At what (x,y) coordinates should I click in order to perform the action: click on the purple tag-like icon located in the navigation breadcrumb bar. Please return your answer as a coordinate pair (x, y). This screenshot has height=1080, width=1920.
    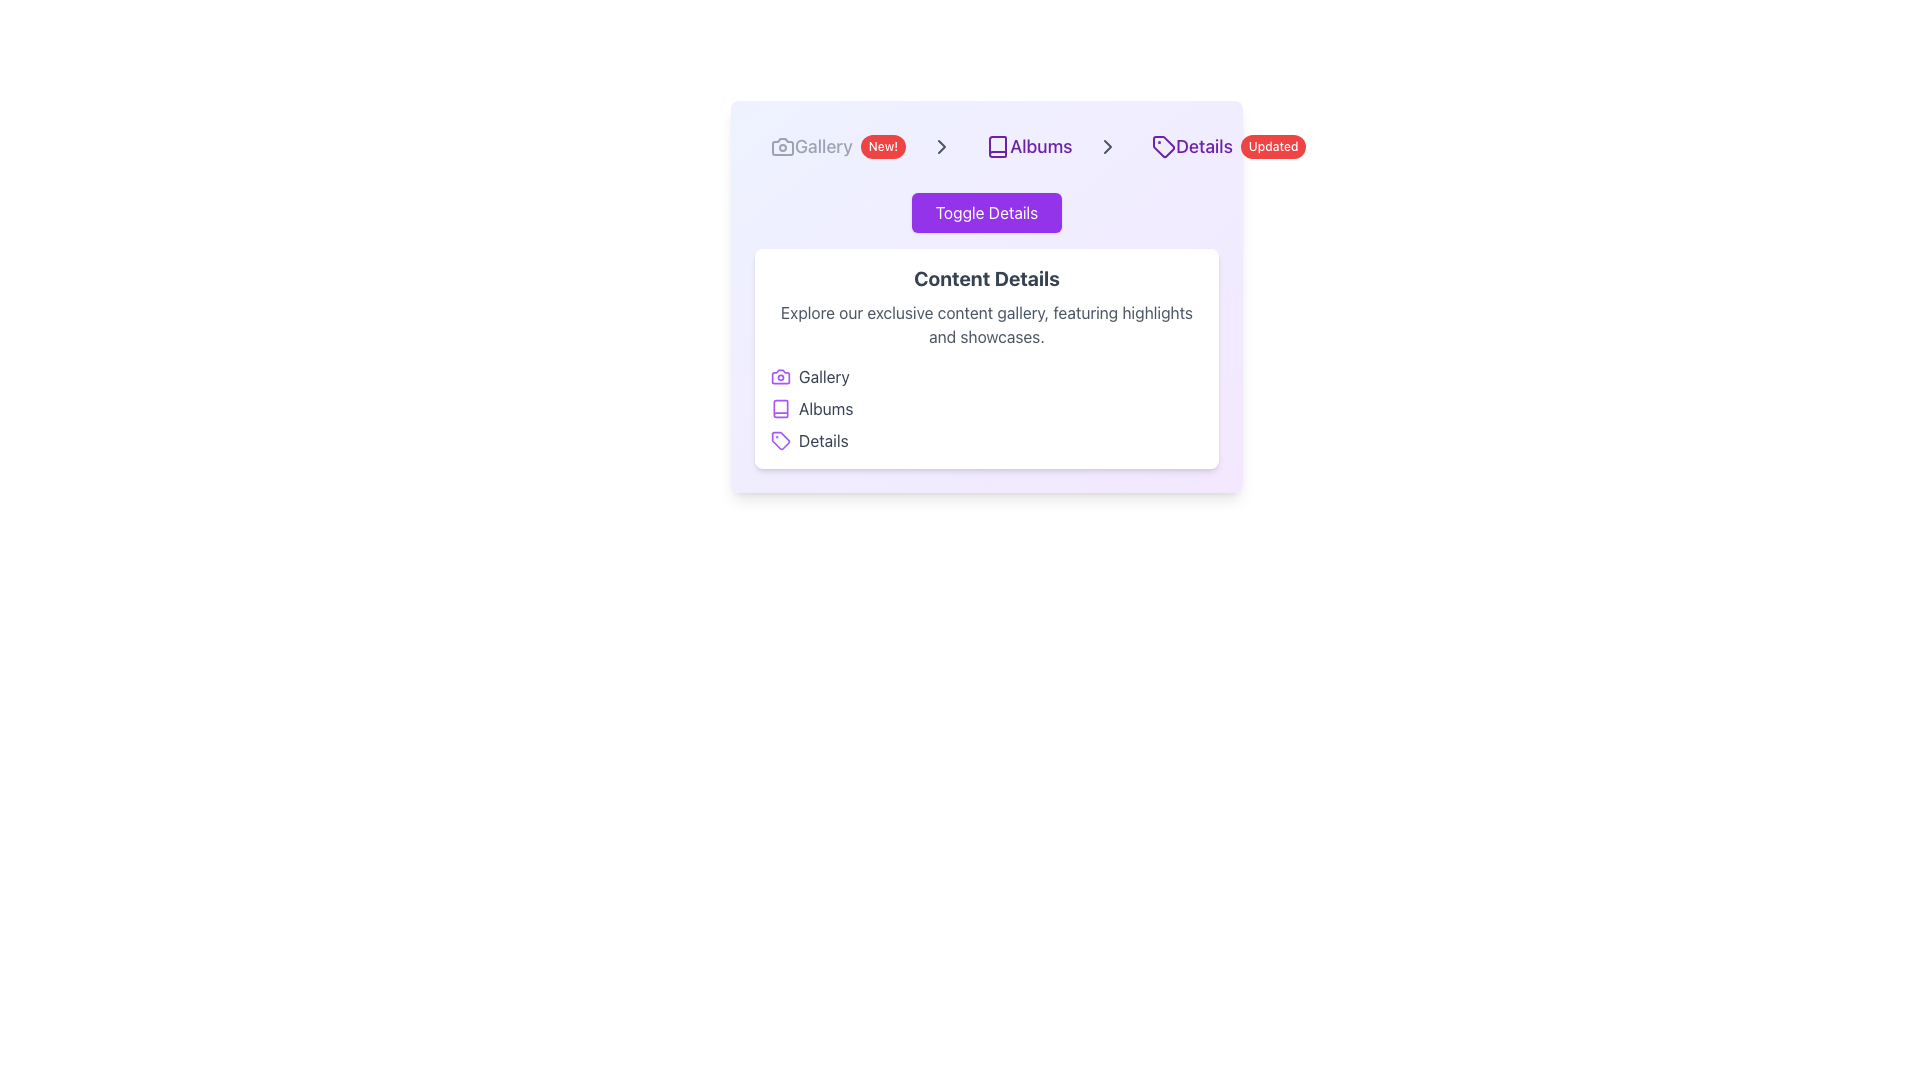
    Looking at the image, I should click on (1164, 145).